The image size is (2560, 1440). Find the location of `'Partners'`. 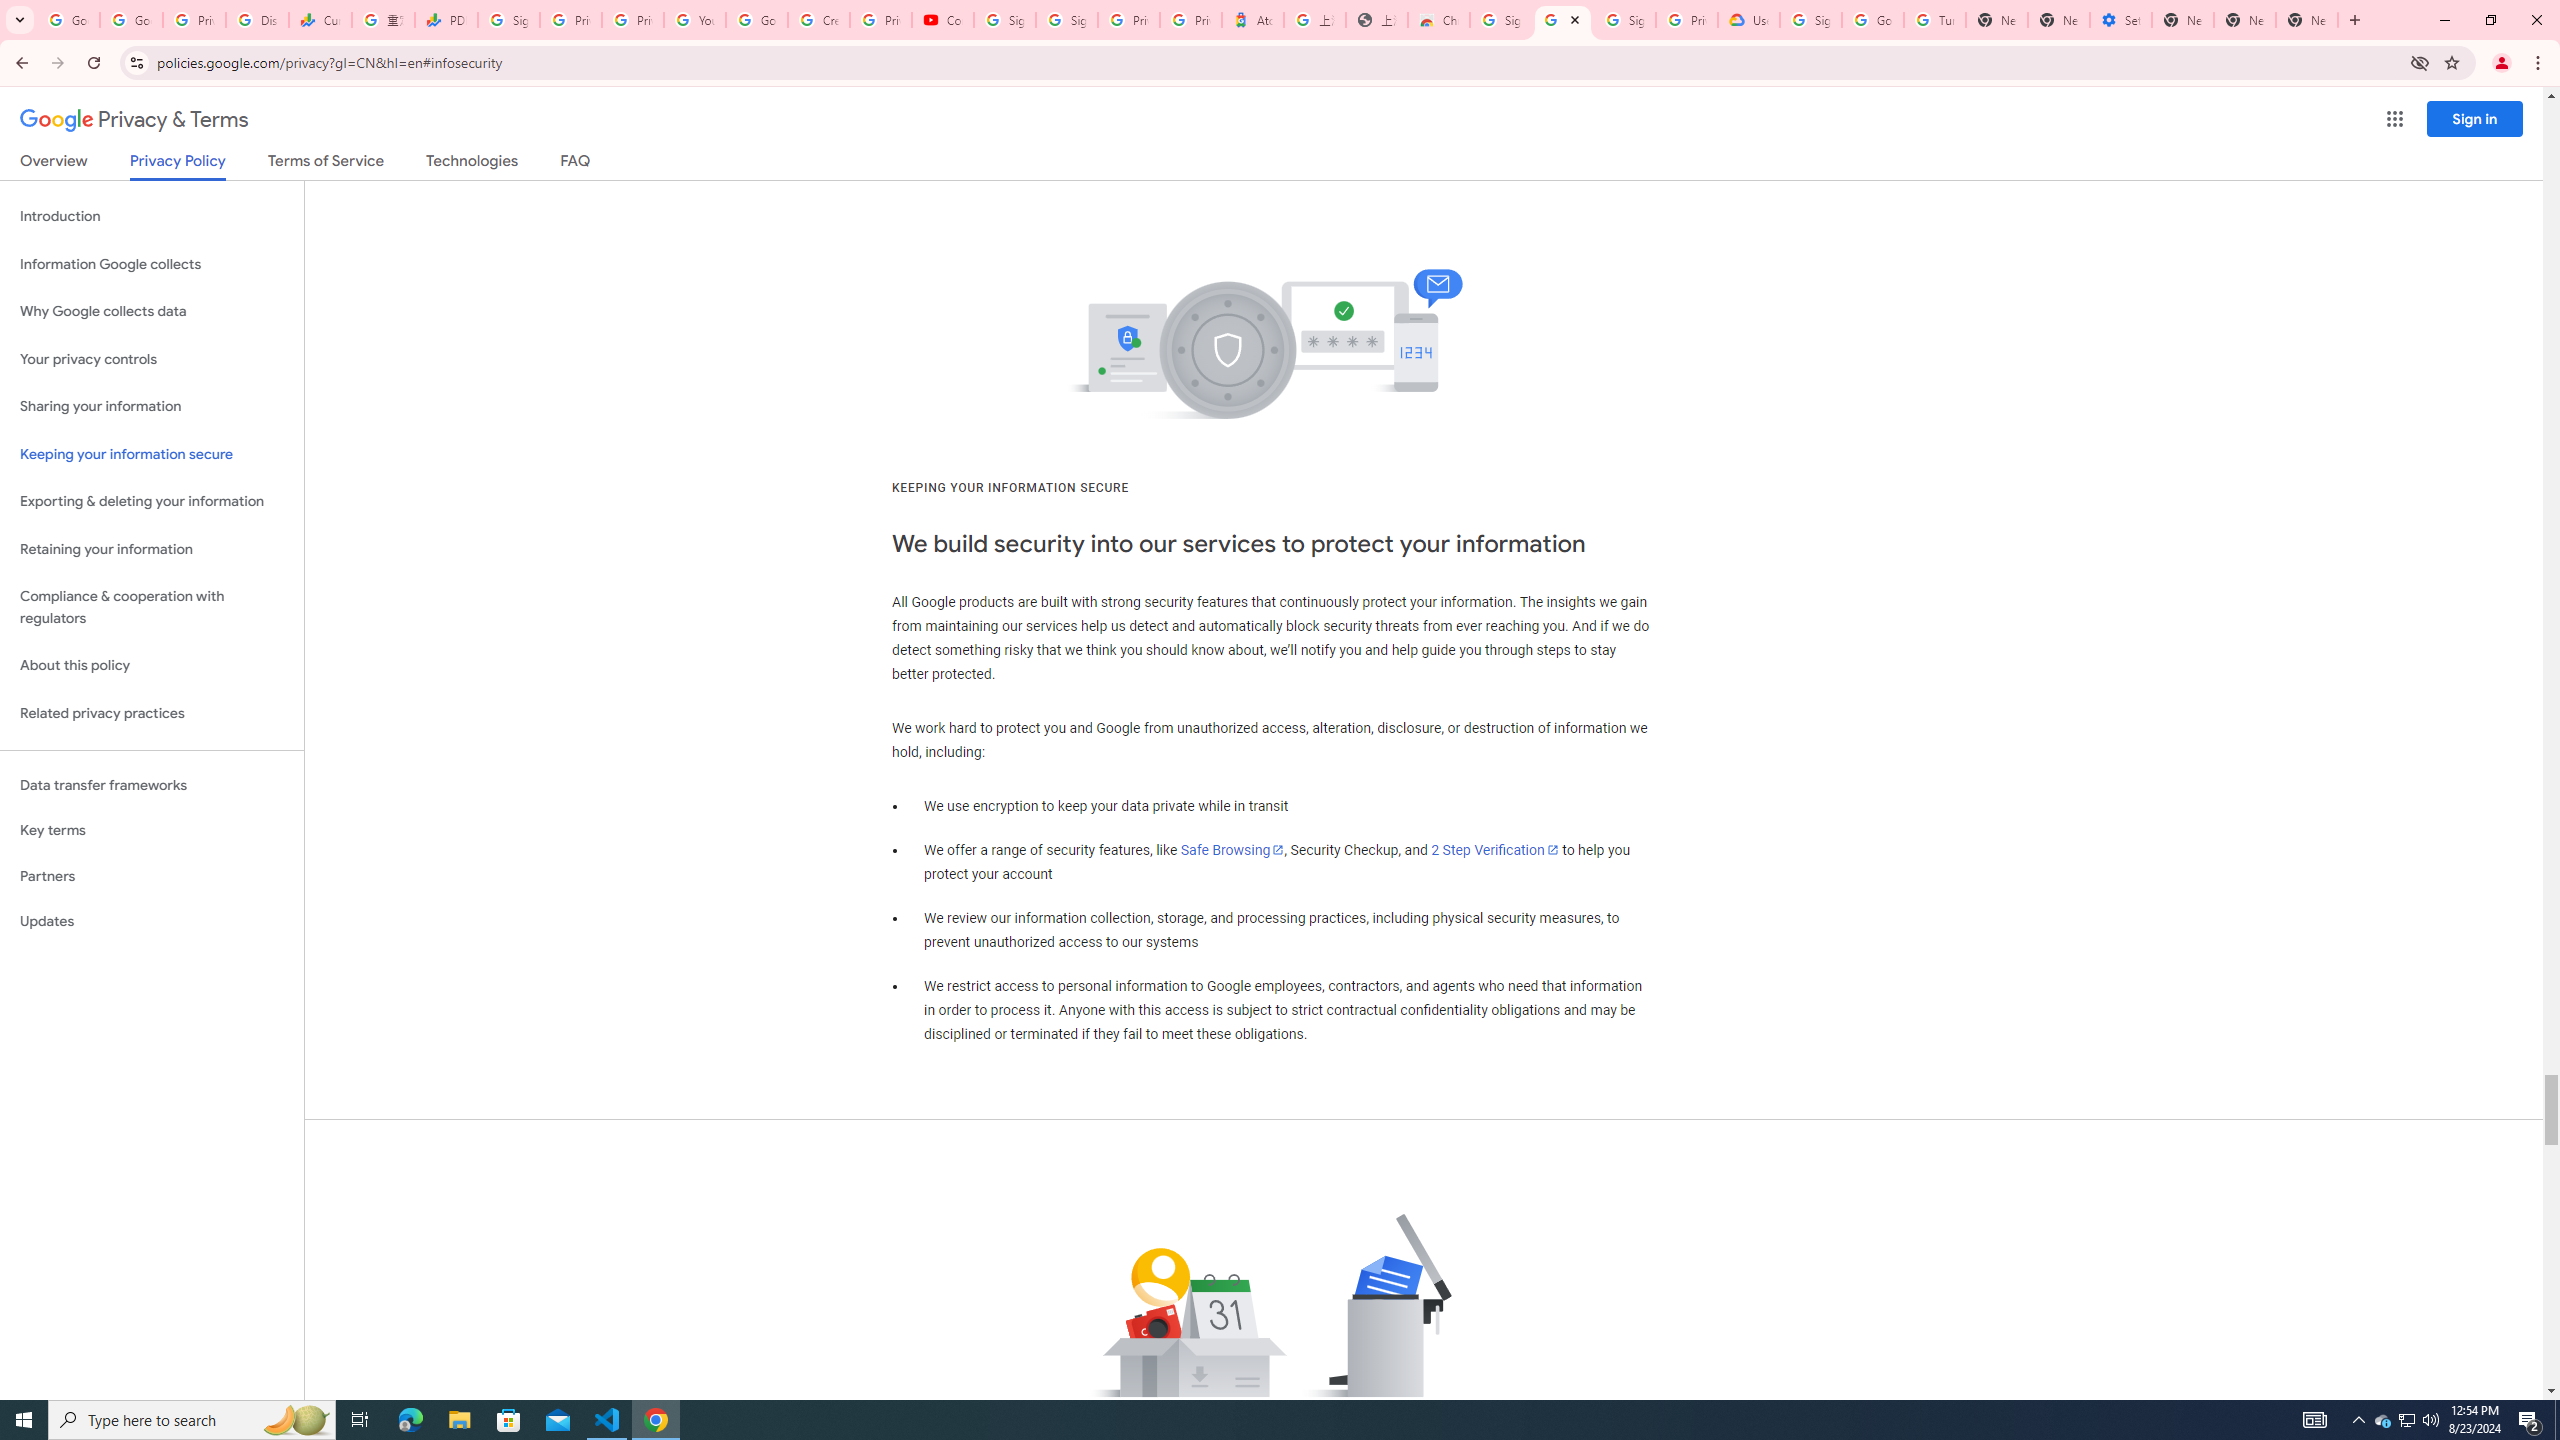

'Partners' is located at coordinates (151, 876).